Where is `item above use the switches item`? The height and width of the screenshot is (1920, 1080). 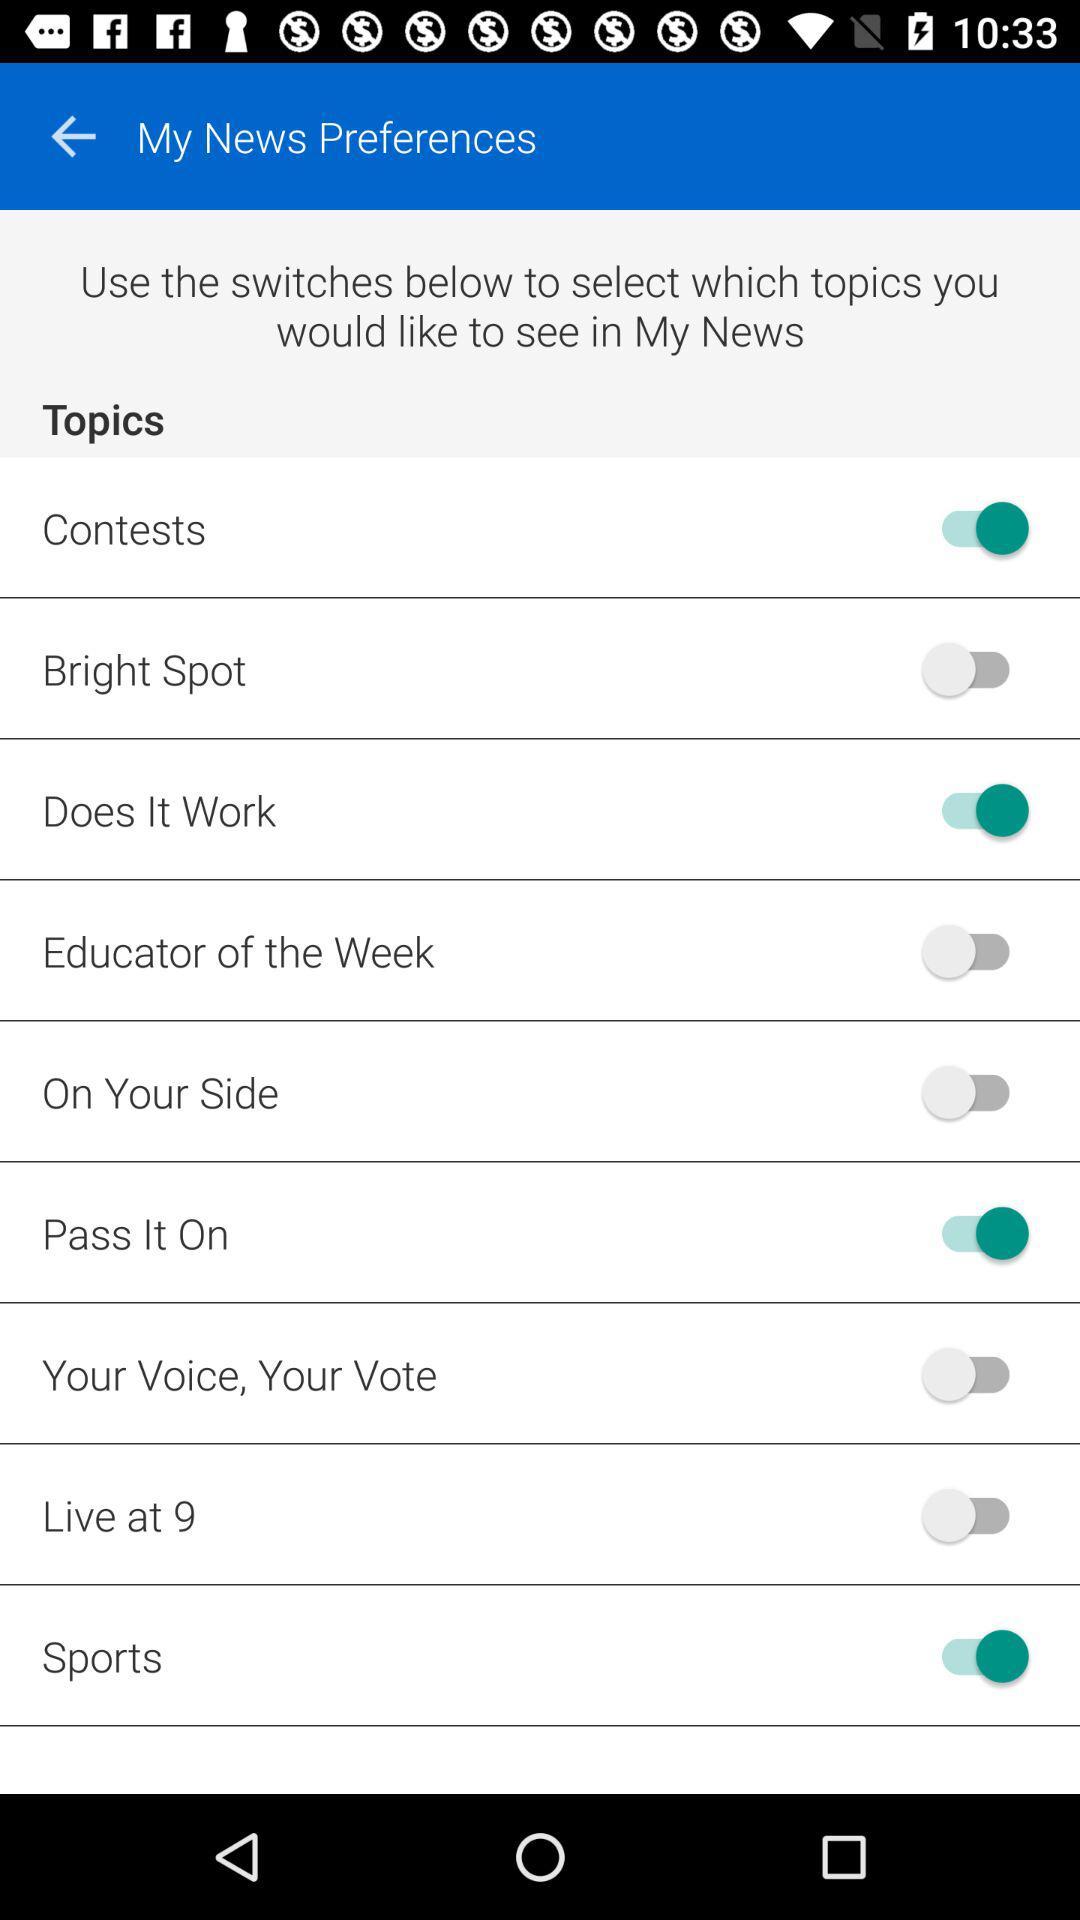
item above use the switches item is located at coordinates (72, 135).